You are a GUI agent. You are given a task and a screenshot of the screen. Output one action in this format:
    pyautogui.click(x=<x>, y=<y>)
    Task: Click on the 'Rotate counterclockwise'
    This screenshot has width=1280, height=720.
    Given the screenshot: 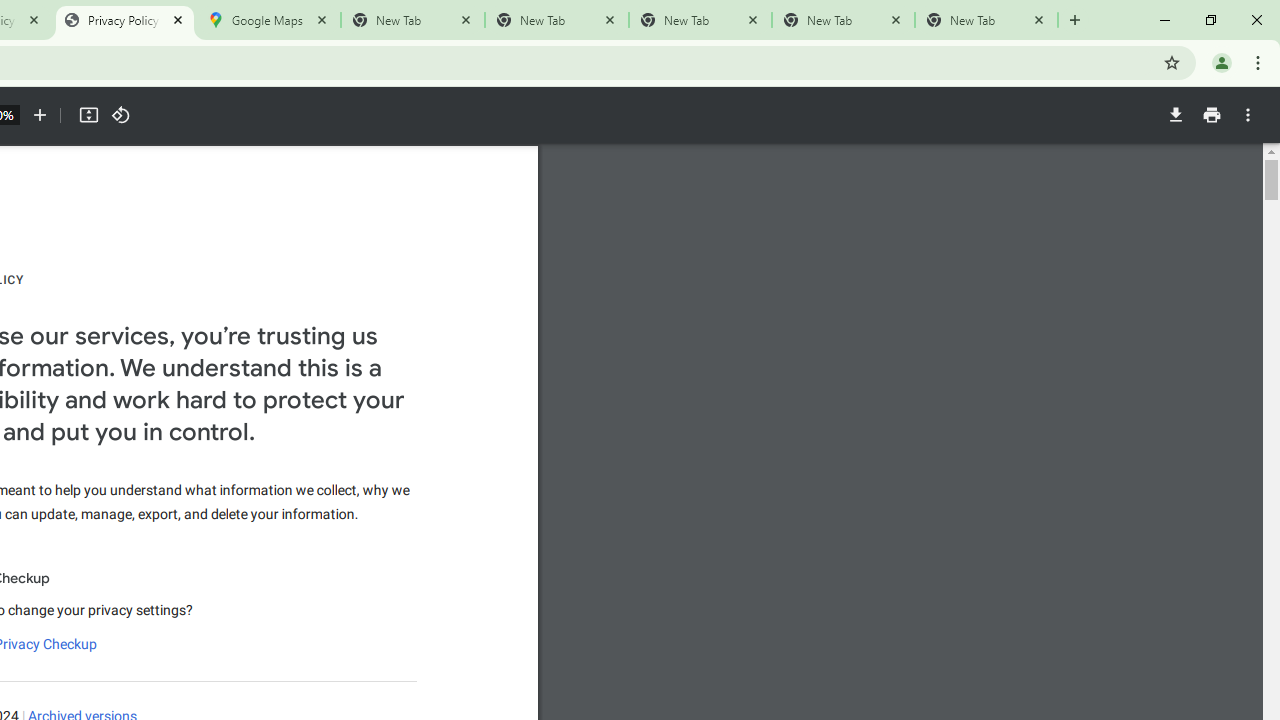 What is the action you would take?
    pyautogui.click(x=119, y=115)
    